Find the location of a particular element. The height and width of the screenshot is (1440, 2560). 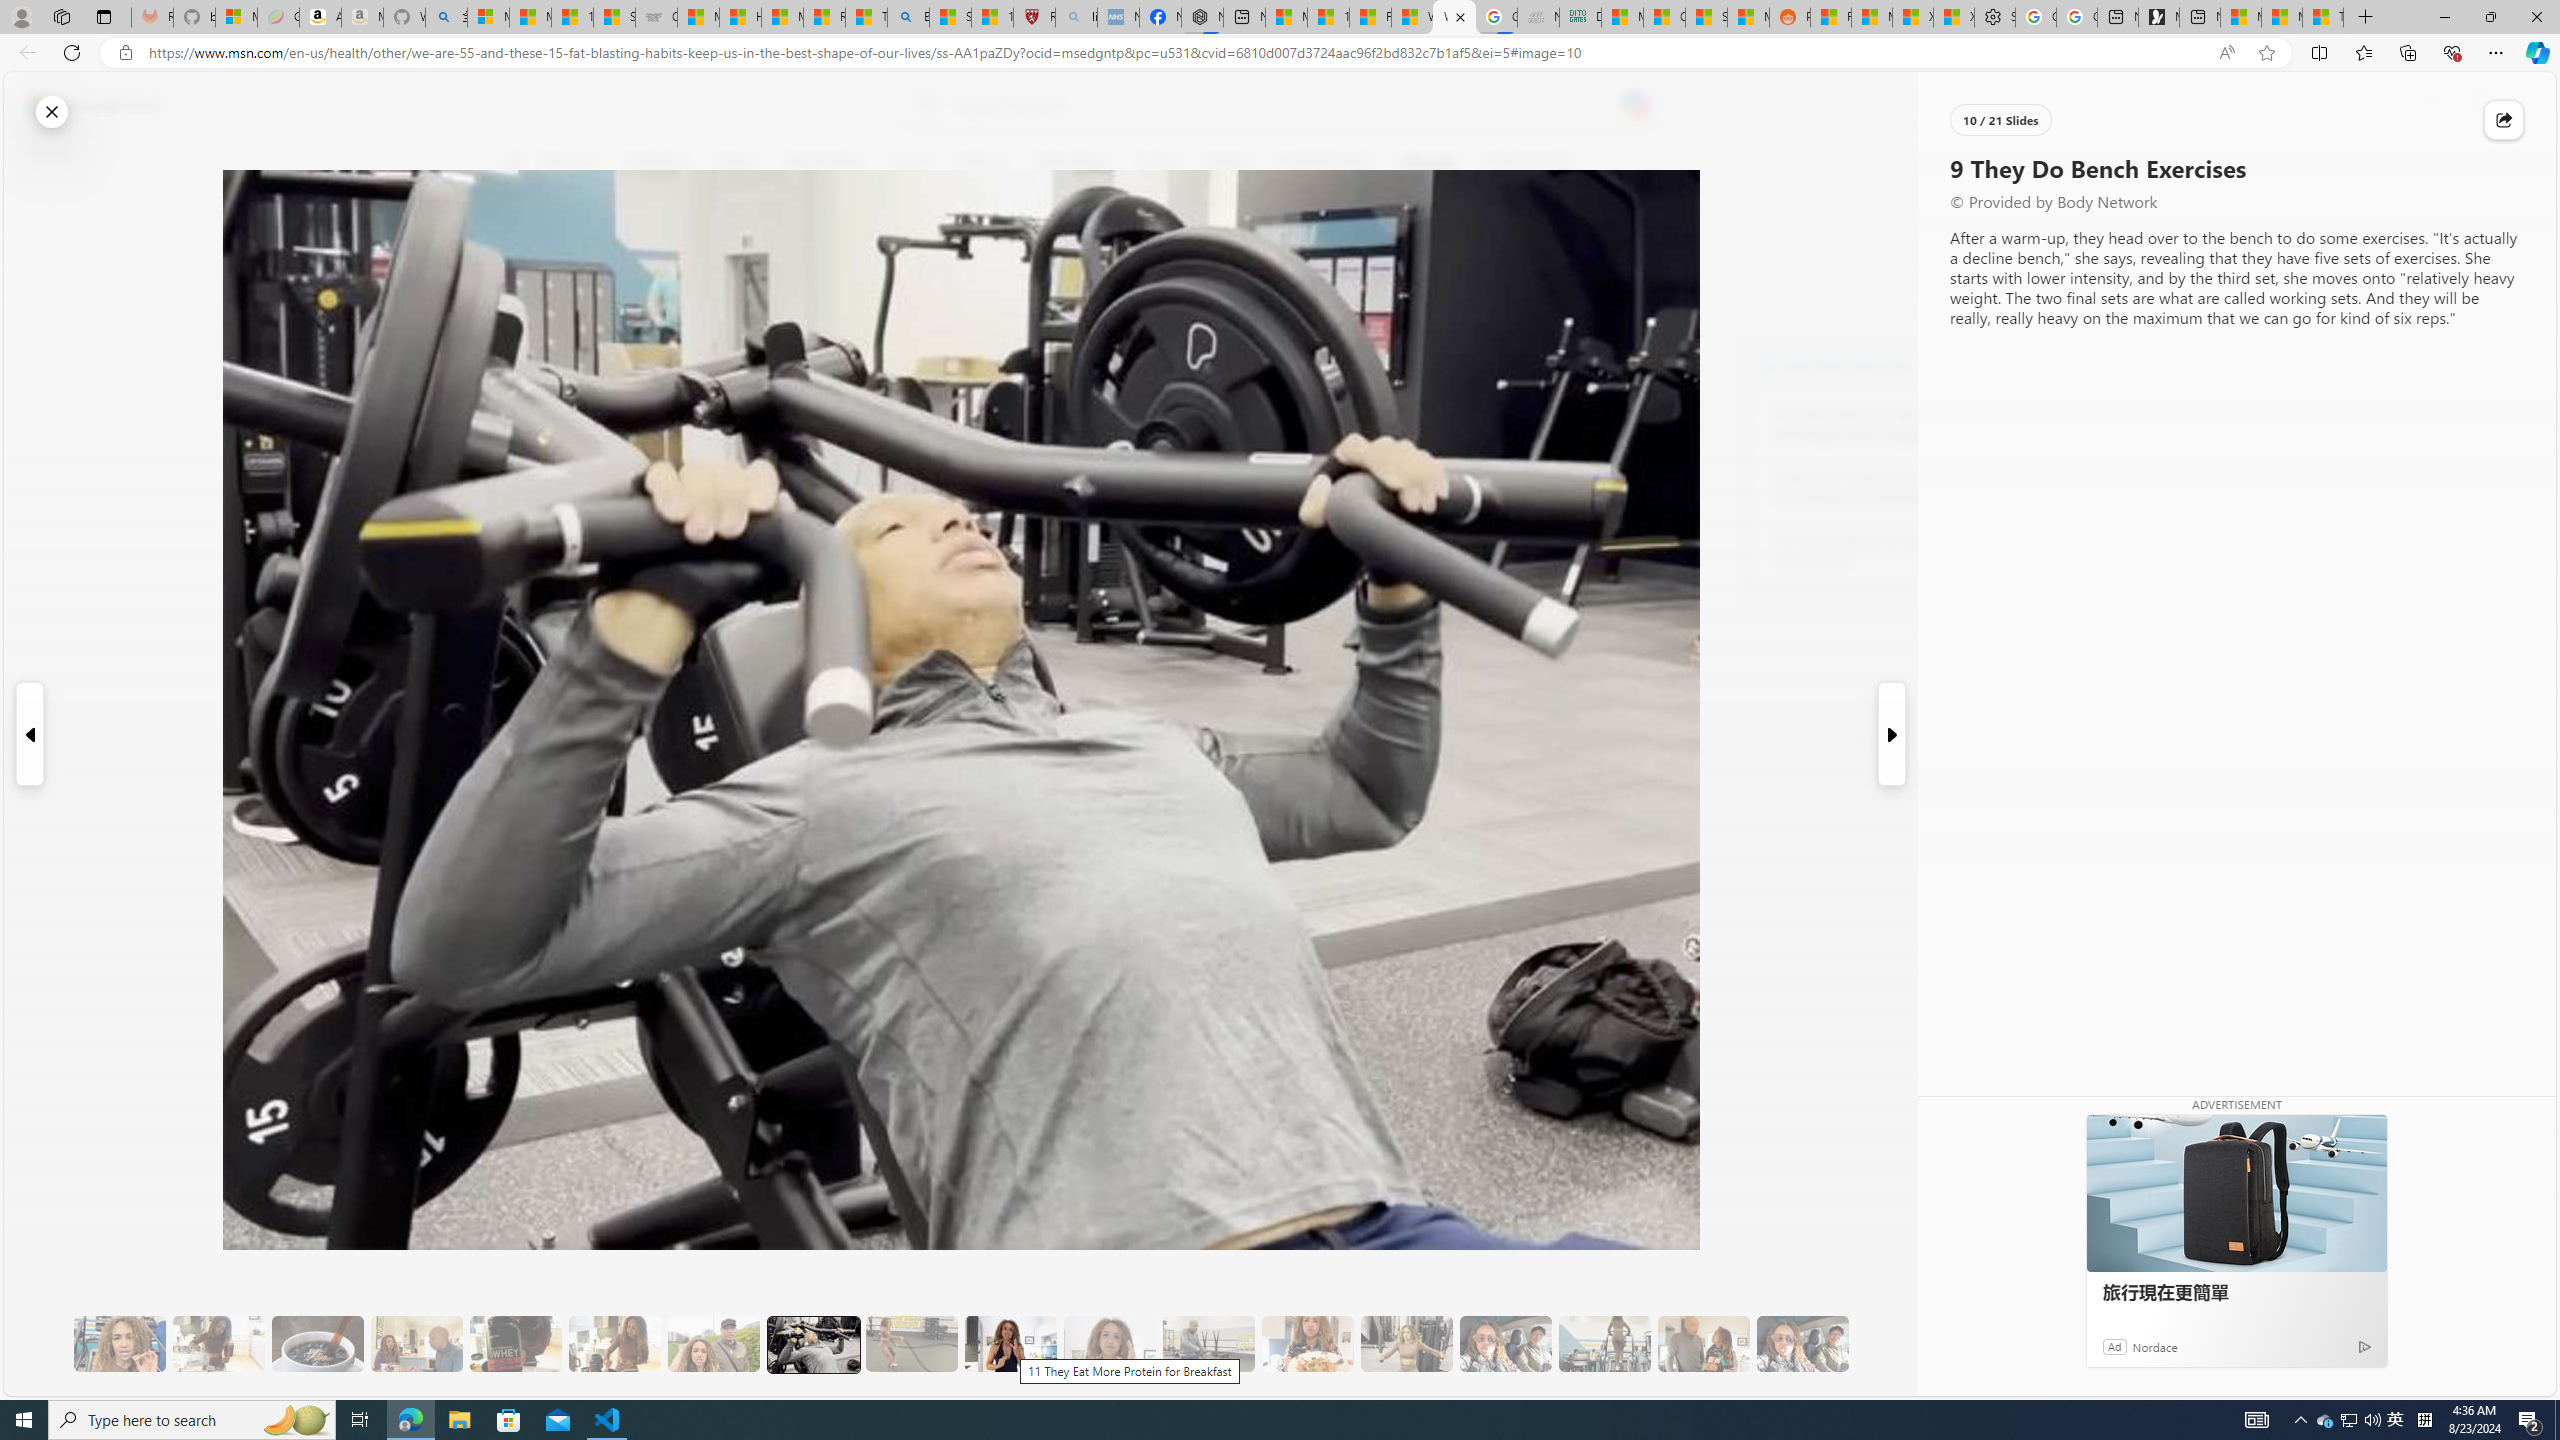

'2 They Use Protein Powder for Flavor' is located at coordinates (119, 1344).